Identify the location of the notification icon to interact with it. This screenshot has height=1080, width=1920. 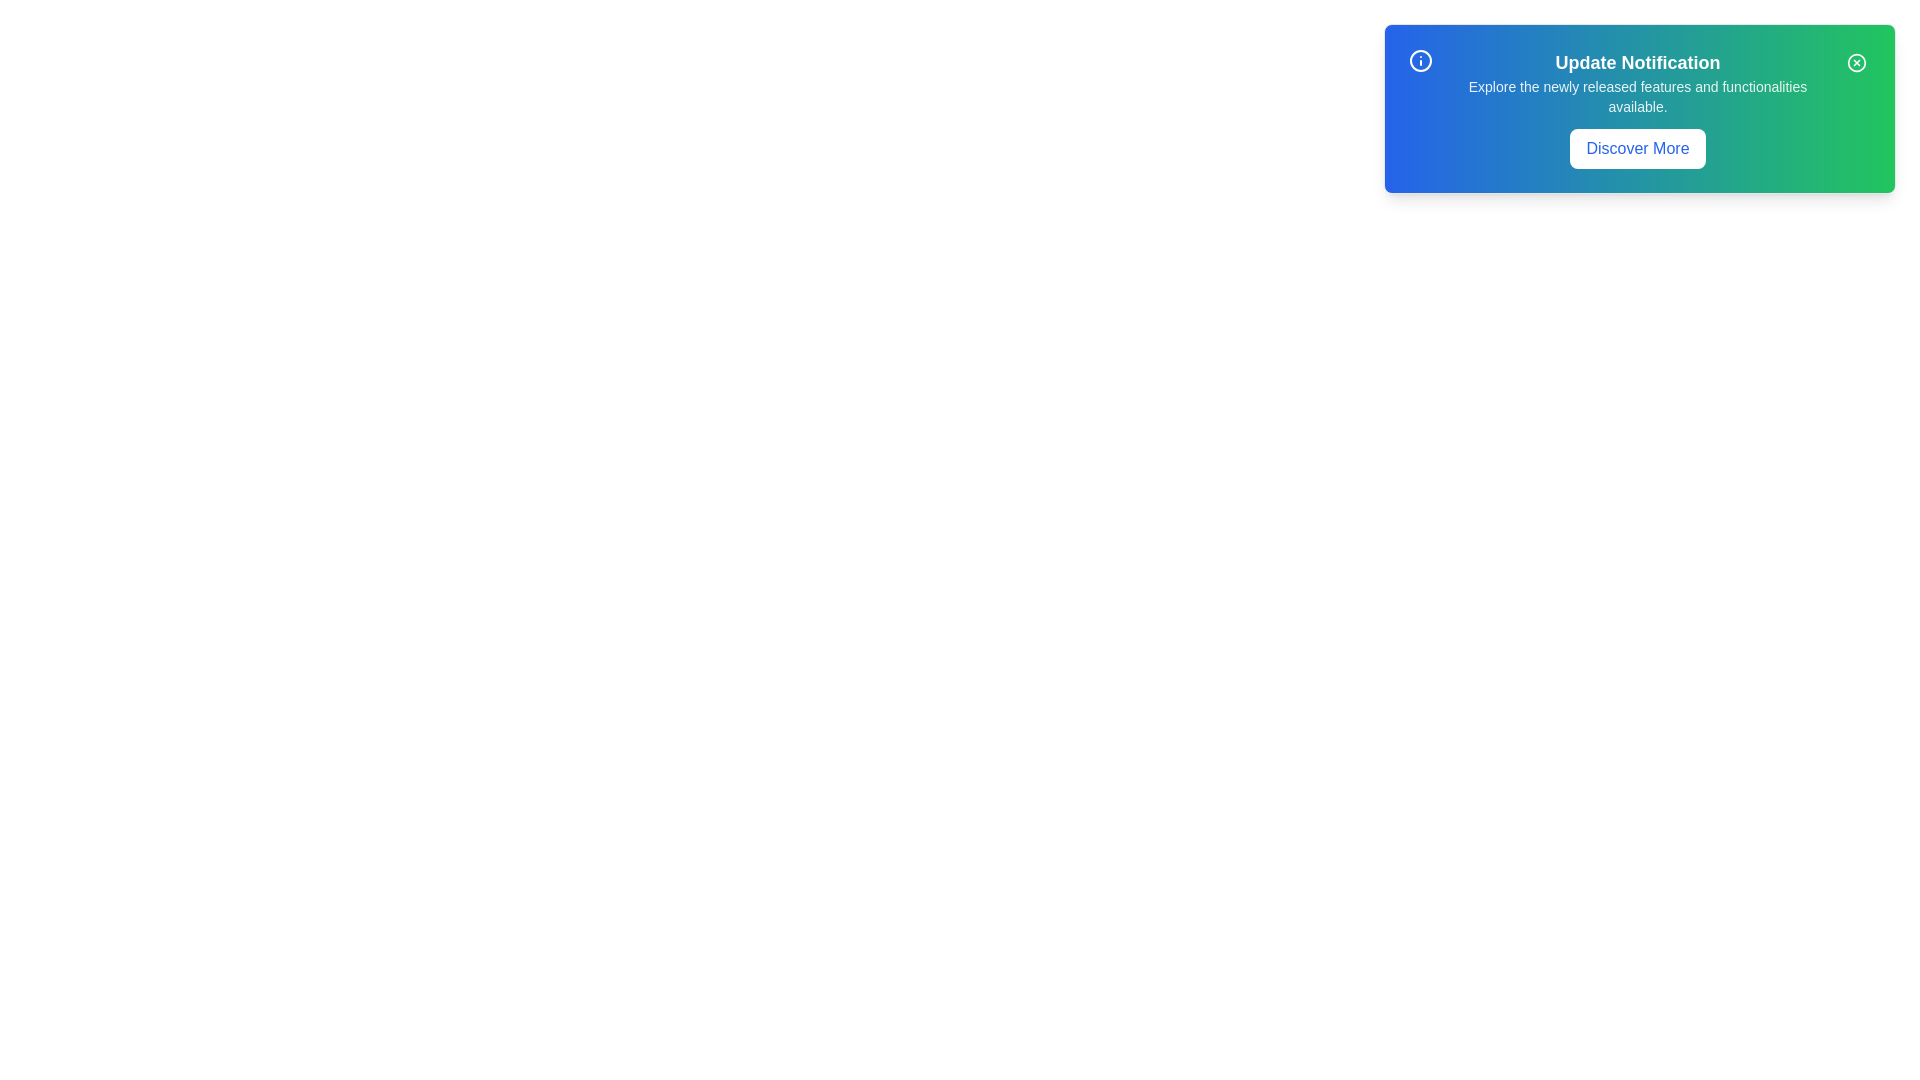
(1419, 60).